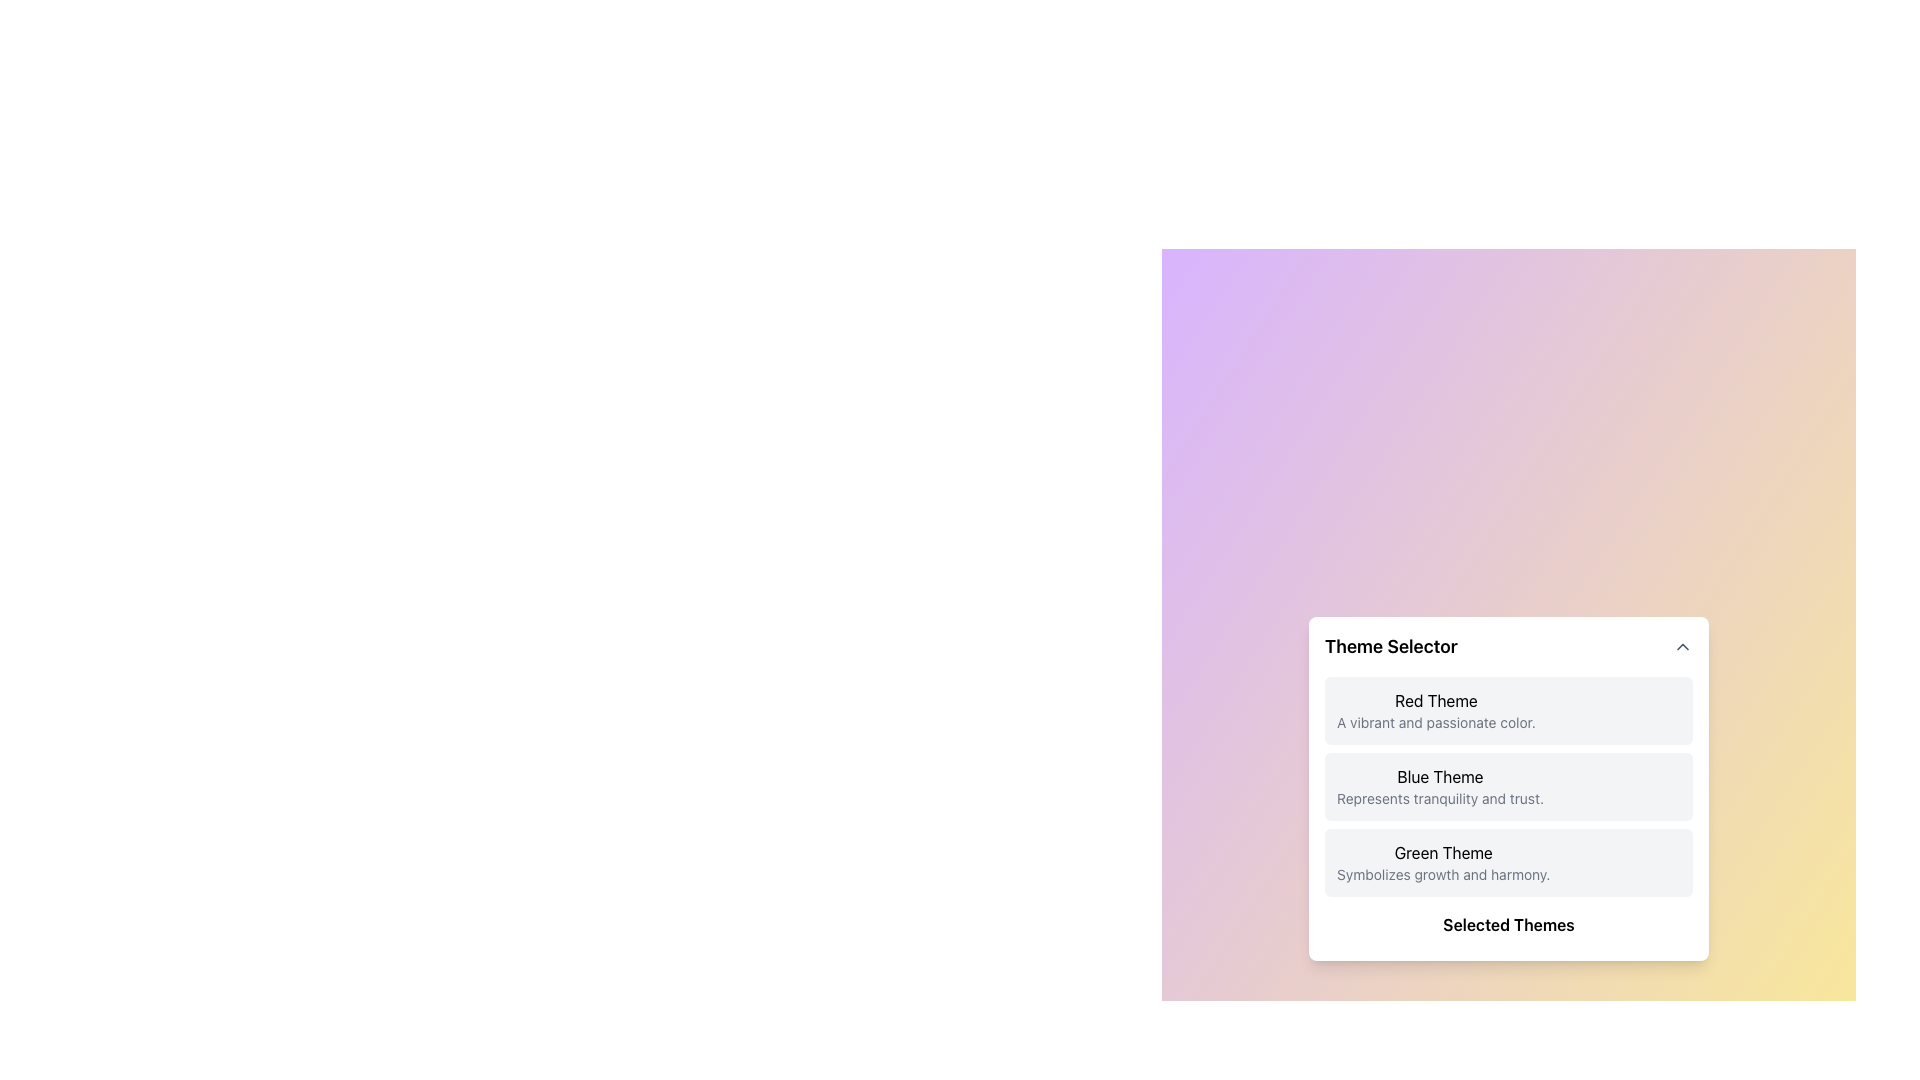 This screenshot has width=1920, height=1080. Describe the element at coordinates (1390, 647) in the screenshot. I see `the bold black text label reading 'Theme Selector' located at the top of the panel, which serves as a header for the theme selection section` at that location.